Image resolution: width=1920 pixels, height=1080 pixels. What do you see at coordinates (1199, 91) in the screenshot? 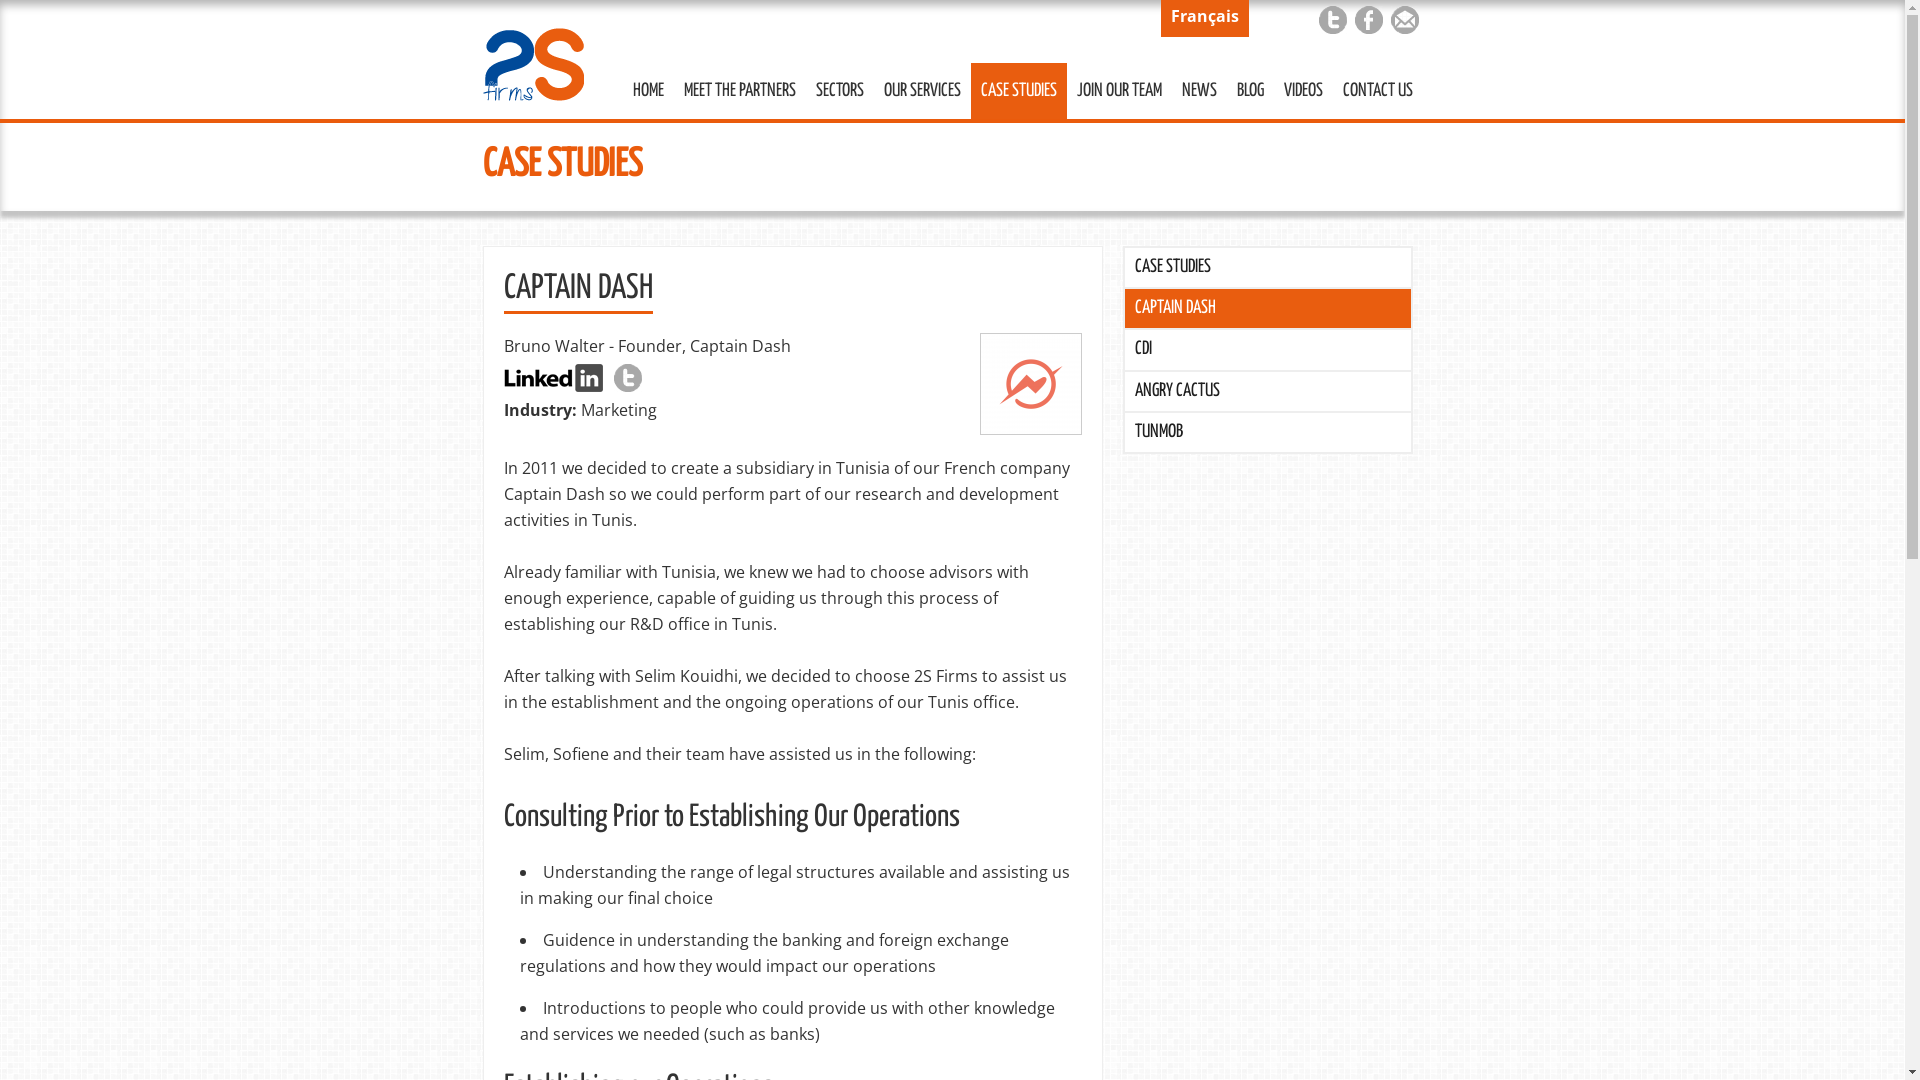
I see `'NEWS'` at bounding box center [1199, 91].